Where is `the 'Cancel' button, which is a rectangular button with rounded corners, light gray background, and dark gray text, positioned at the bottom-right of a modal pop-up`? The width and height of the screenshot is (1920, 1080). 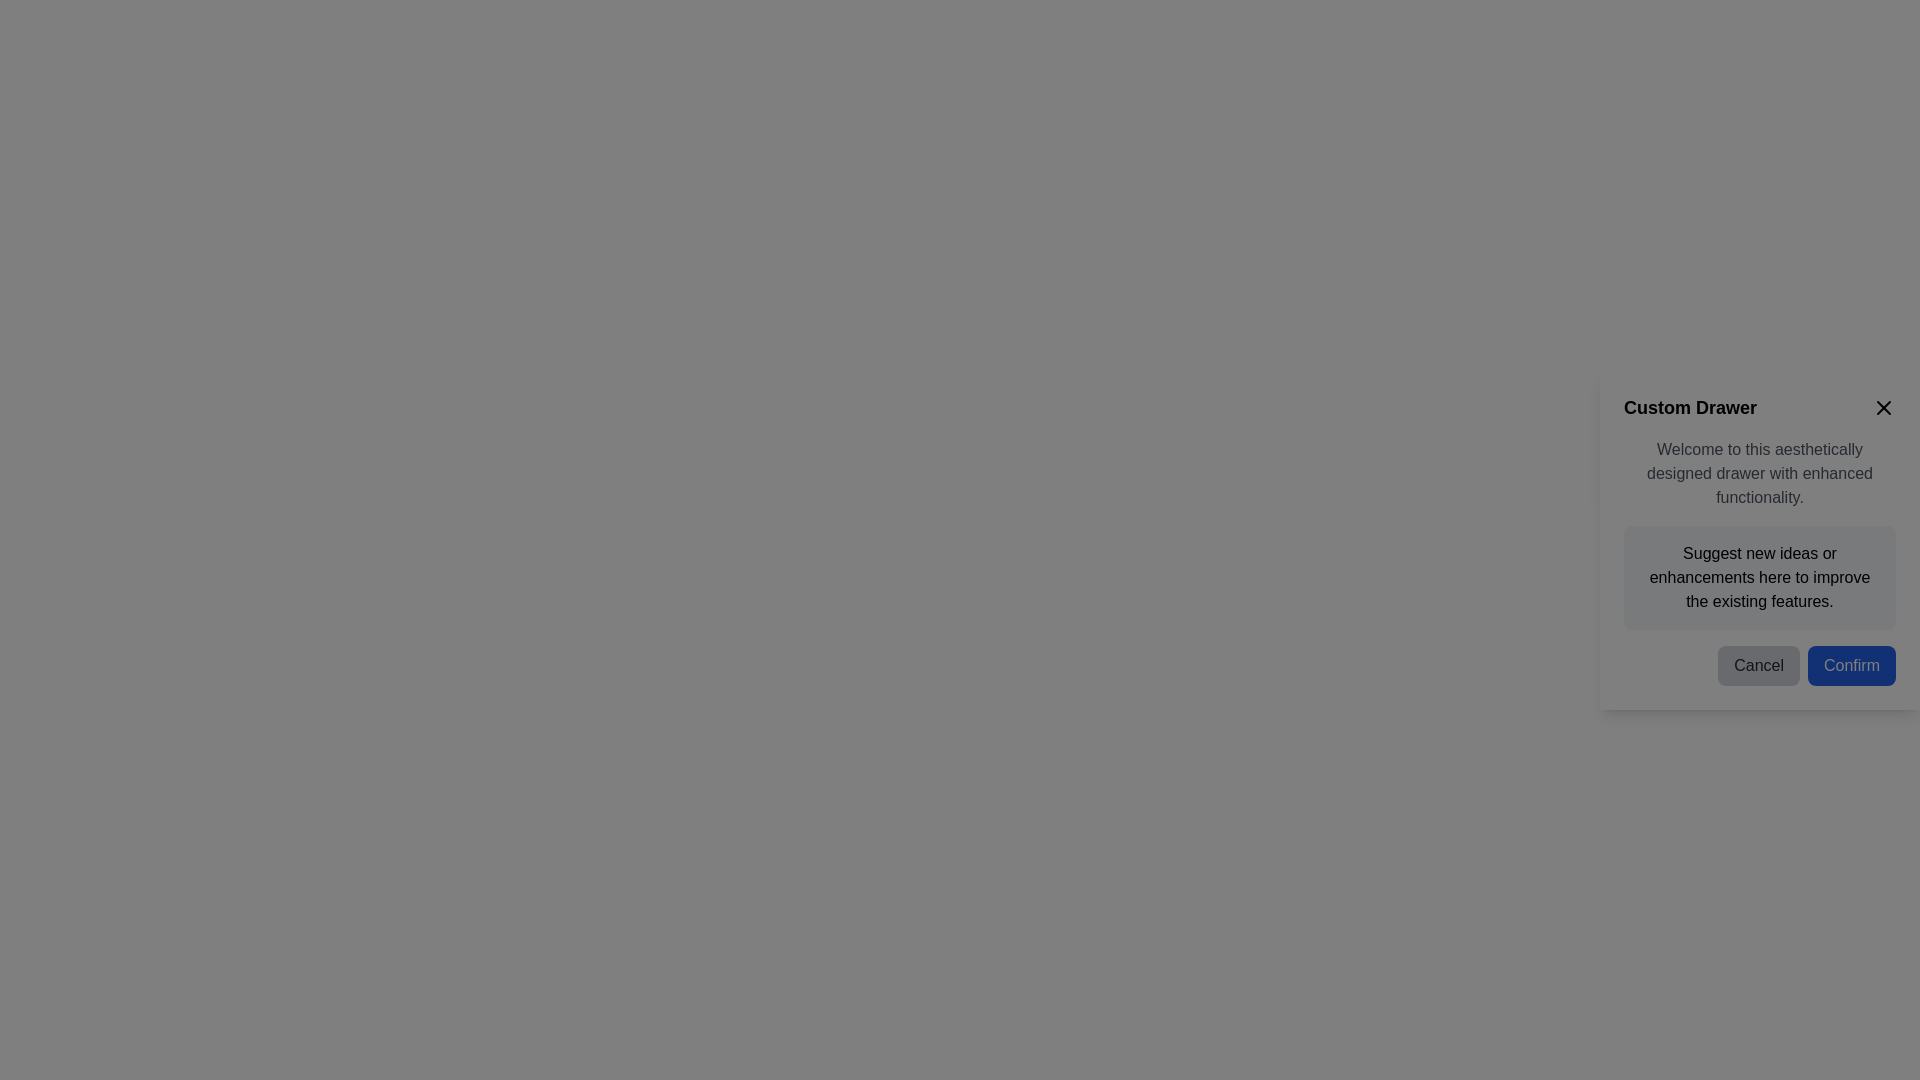 the 'Cancel' button, which is a rectangular button with rounded corners, light gray background, and dark gray text, positioned at the bottom-right of a modal pop-up is located at coordinates (1758, 666).